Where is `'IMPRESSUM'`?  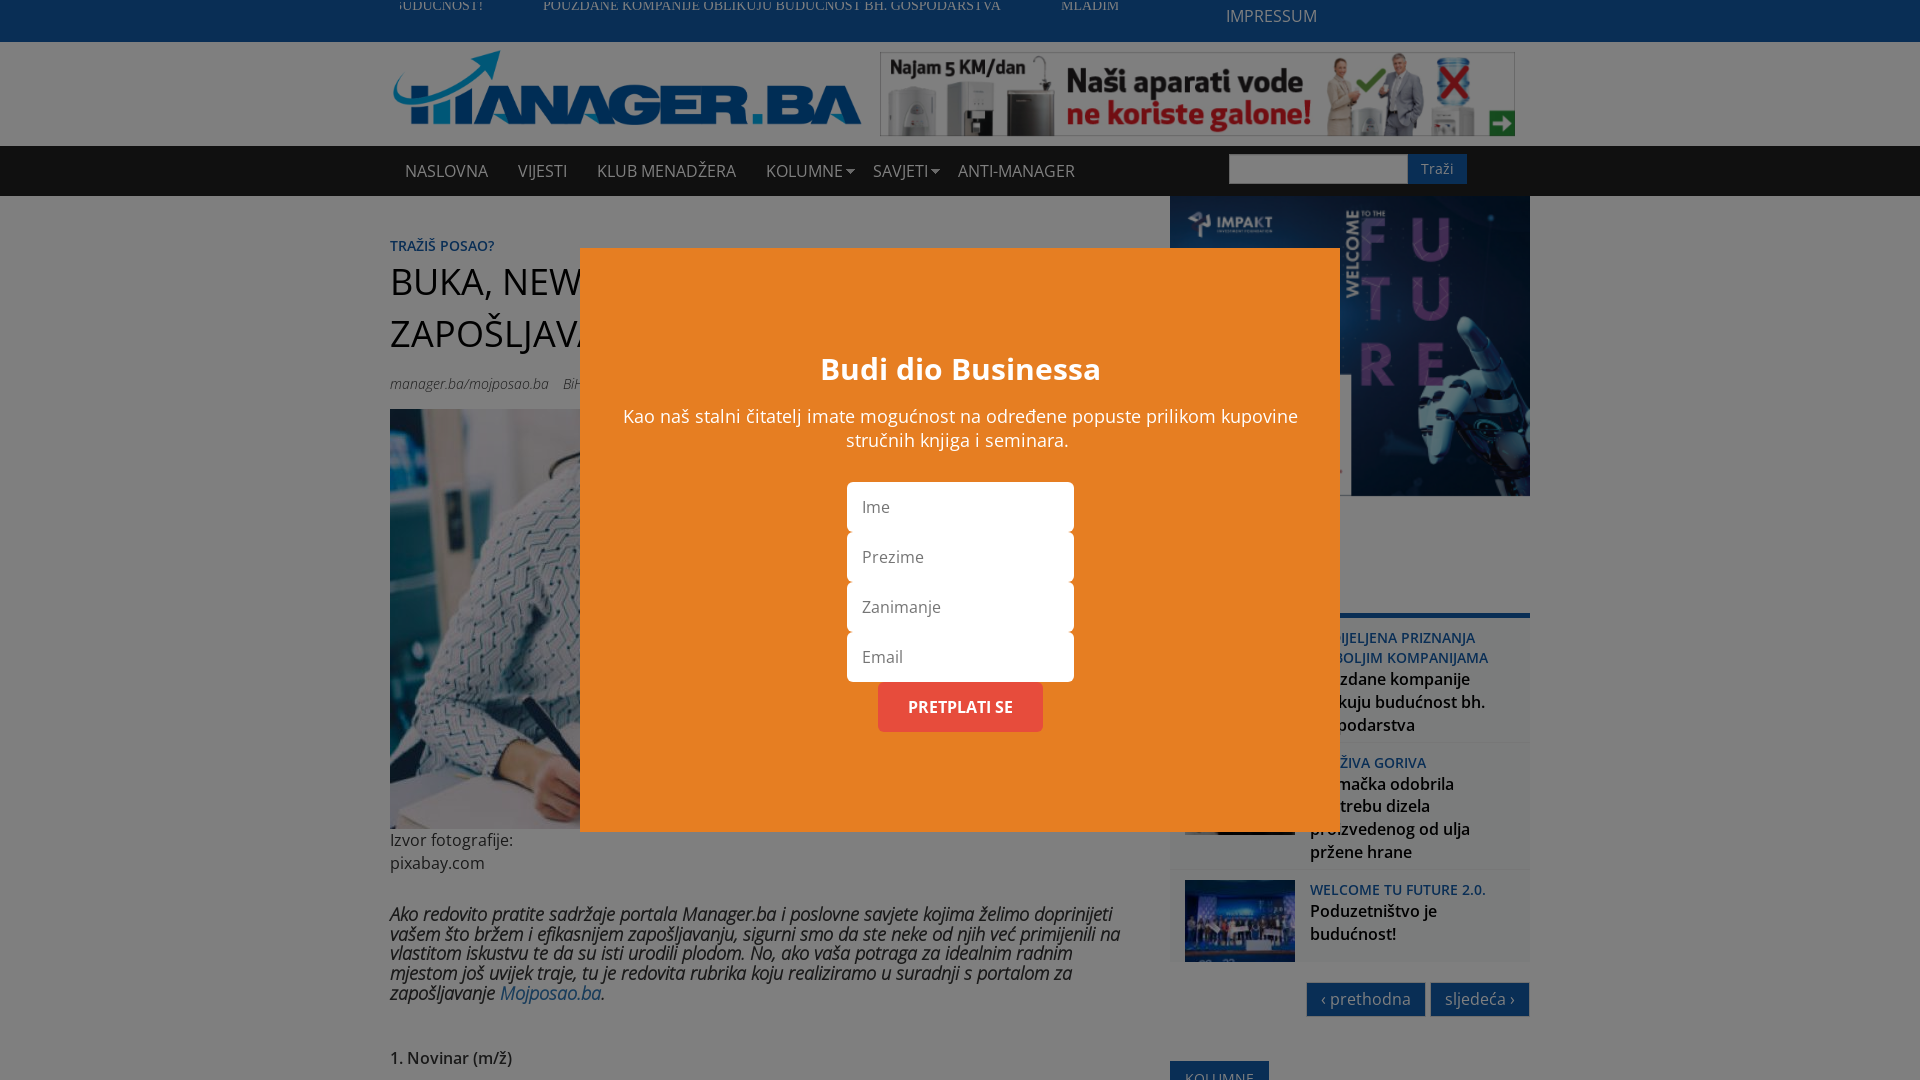 'IMPRESSUM' is located at coordinates (1270, 16).